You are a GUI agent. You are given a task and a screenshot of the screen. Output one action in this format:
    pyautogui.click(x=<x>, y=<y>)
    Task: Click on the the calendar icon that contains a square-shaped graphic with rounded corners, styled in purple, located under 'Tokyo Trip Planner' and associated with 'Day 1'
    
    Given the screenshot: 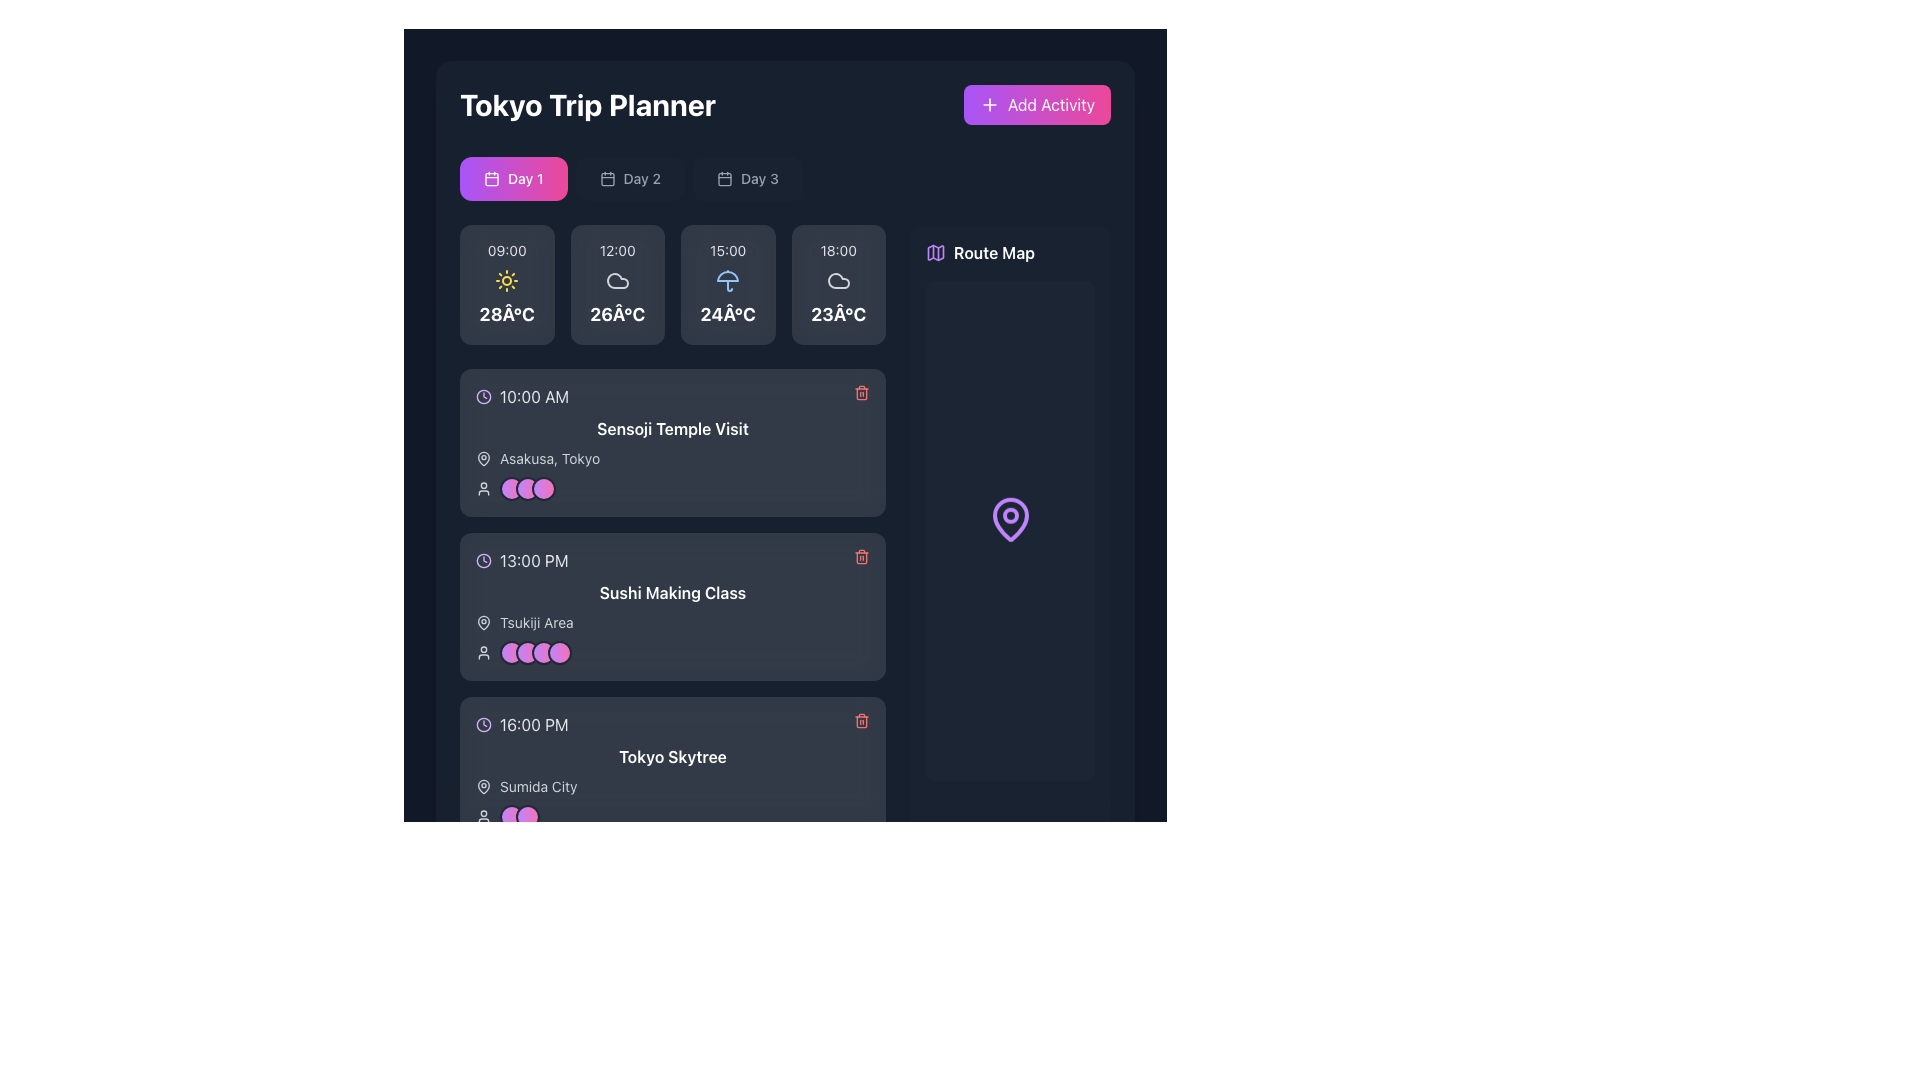 What is the action you would take?
    pyautogui.click(x=491, y=177)
    